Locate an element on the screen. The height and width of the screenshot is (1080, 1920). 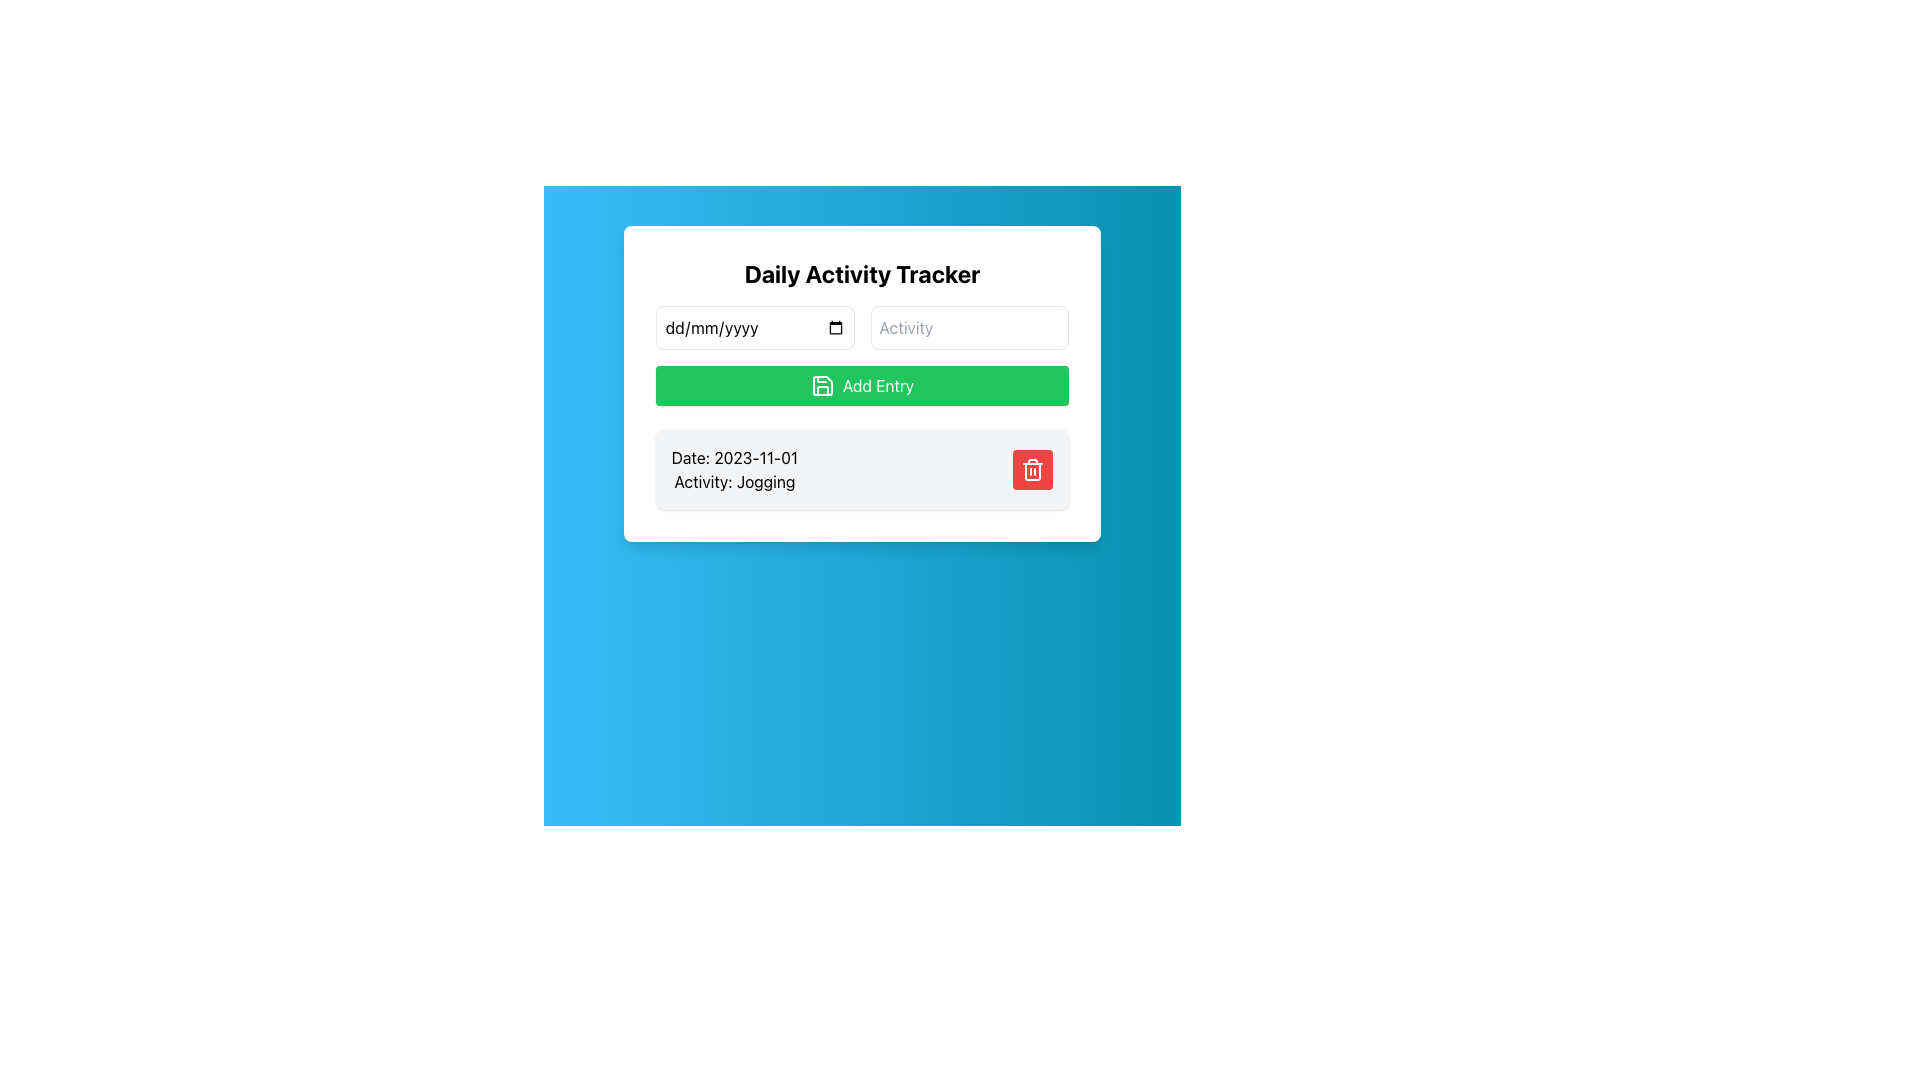
the upper-left area of the save icon, which resembles a diskette shape, located directly above the 'Add Entry' text in a green button is located at coordinates (822, 385).